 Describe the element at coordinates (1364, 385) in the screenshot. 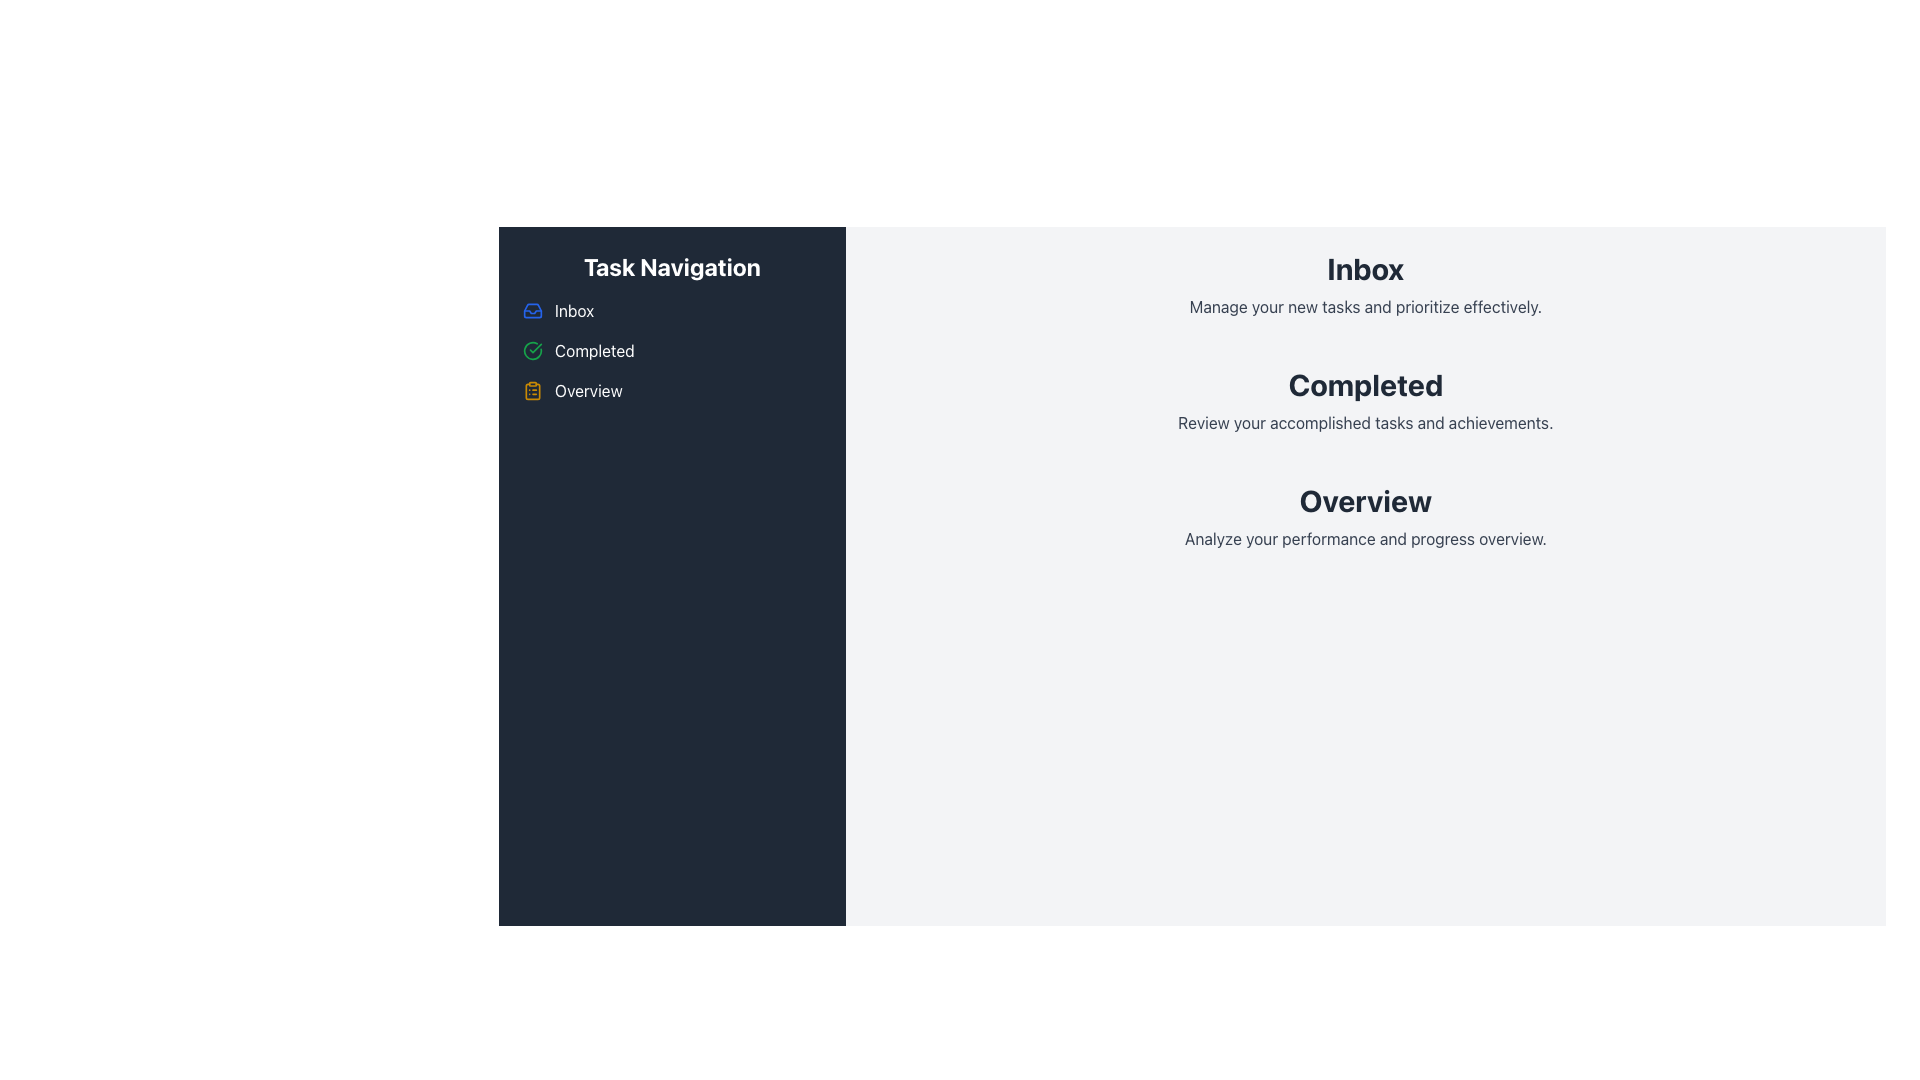

I see `the Title or Heading element that indicates the topic of completed tasks and achievements, which contains the text 'Review your accomplished tasks and achievements.'` at that location.